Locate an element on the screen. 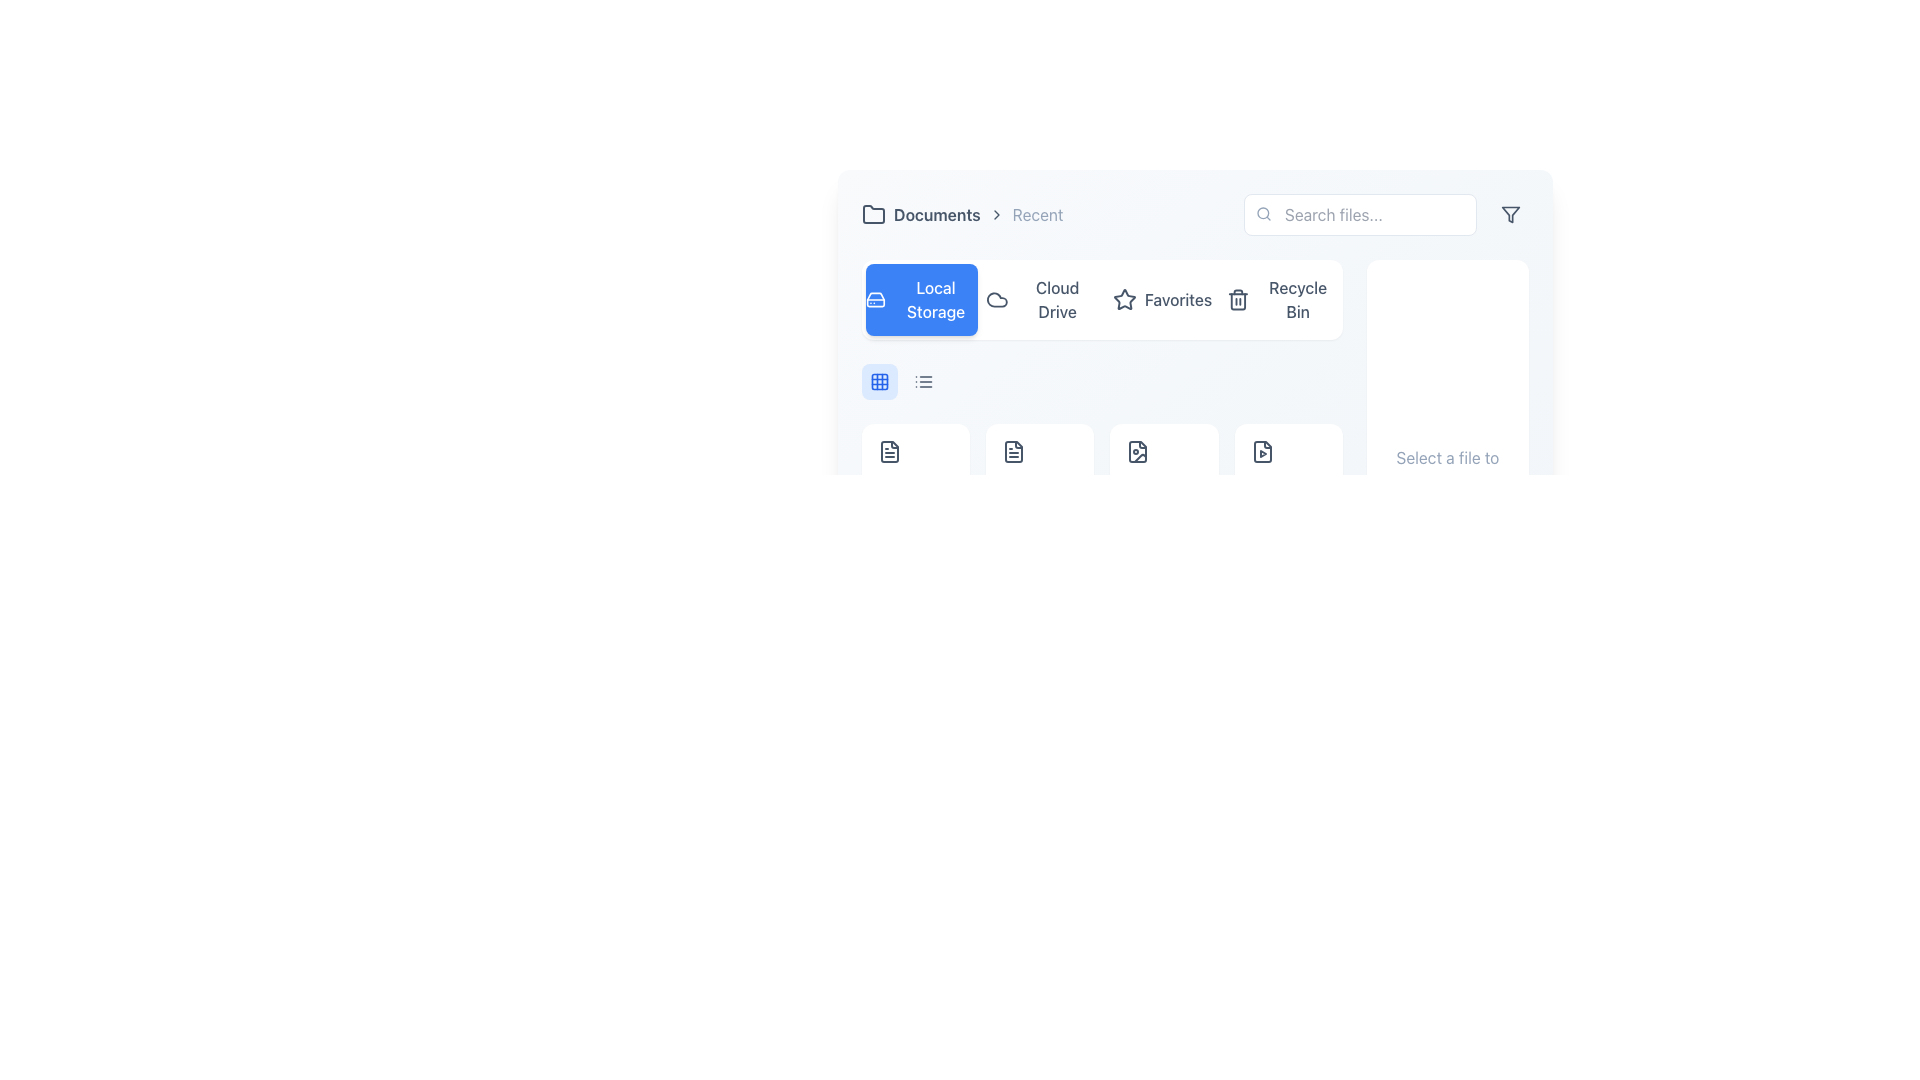 The height and width of the screenshot is (1080, 1920). the filter icon button, which is a small funnel-shaped icon outlined in dark color located at the top-right corner of the interface is located at coordinates (1511, 215).